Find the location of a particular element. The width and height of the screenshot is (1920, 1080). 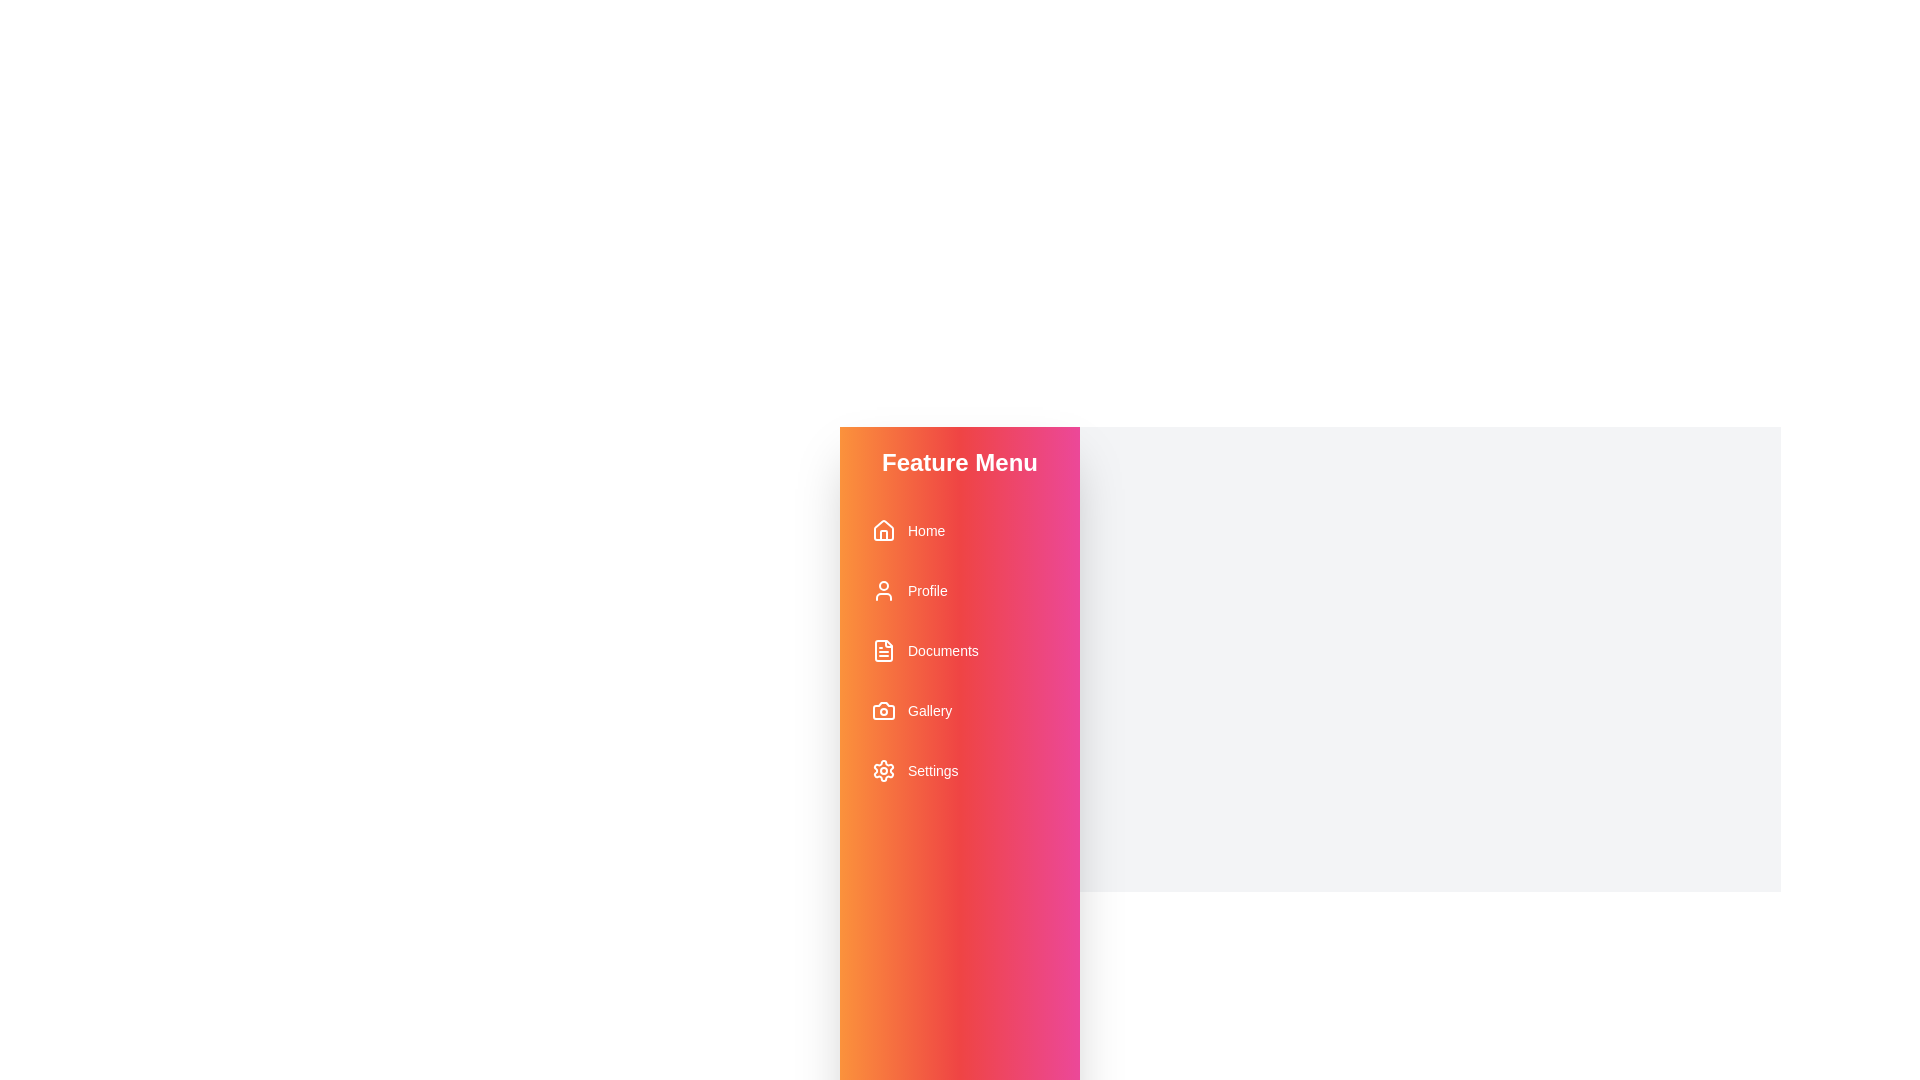

the menu item Settings to navigate is located at coordinates (960, 770).